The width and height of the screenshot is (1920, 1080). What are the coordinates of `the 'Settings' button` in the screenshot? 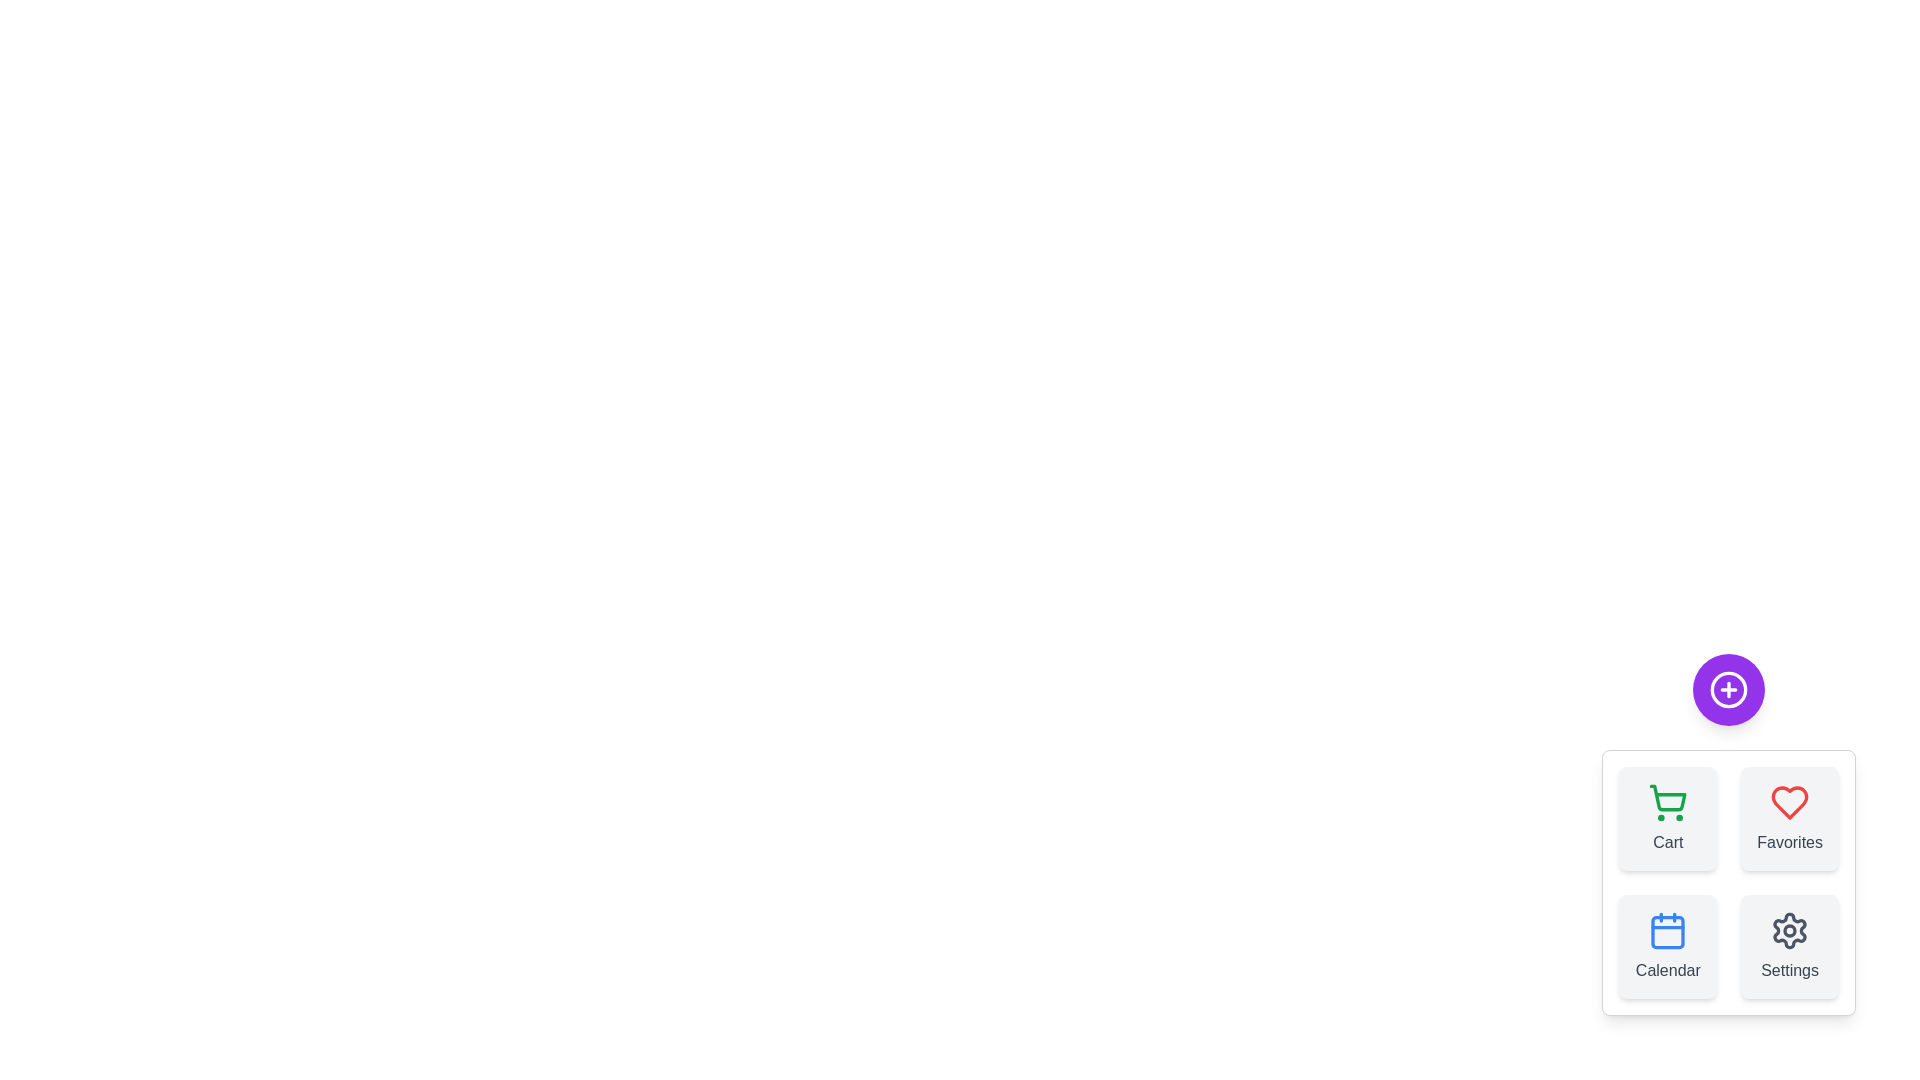 It's located at (1790, 946).